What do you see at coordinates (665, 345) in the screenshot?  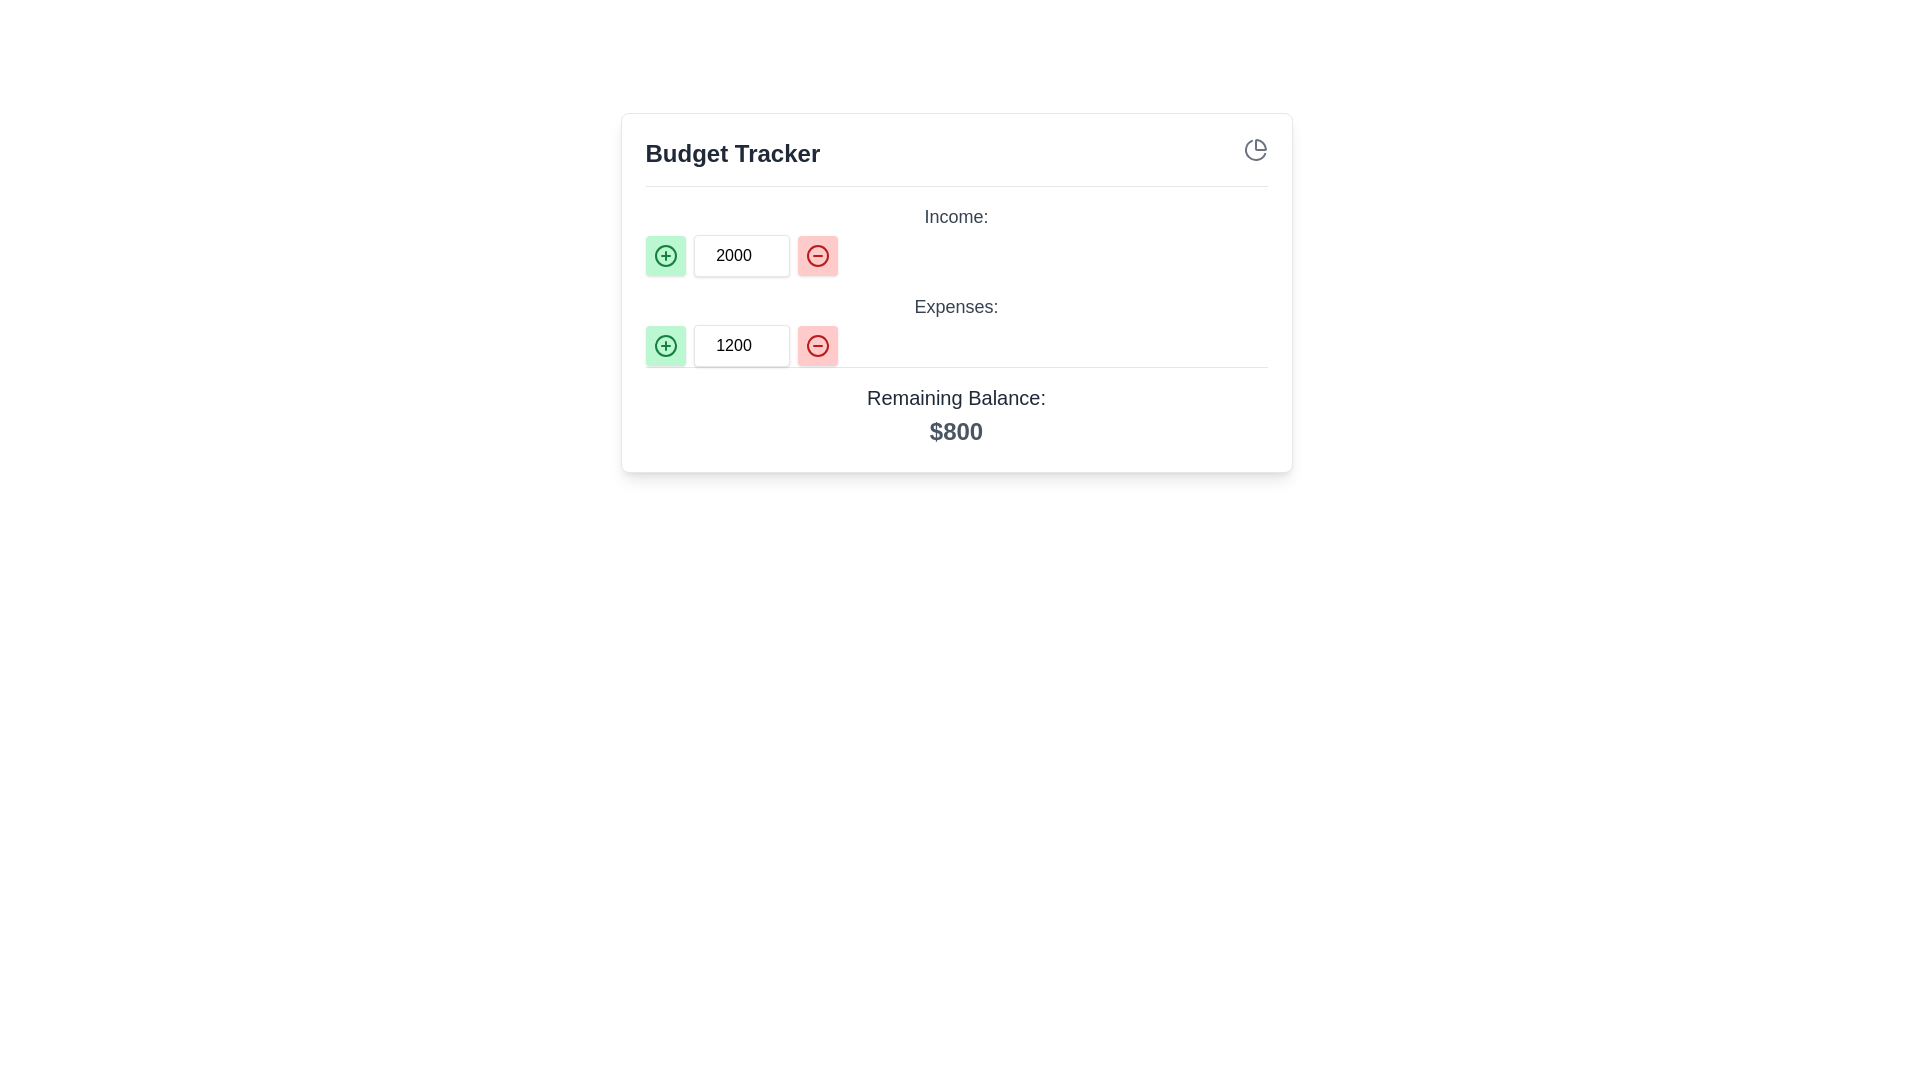 I see `the green circular Icon button with a '+' symbol, located to the left of the input field labeled '1200'` at bounding box center [665, 345].